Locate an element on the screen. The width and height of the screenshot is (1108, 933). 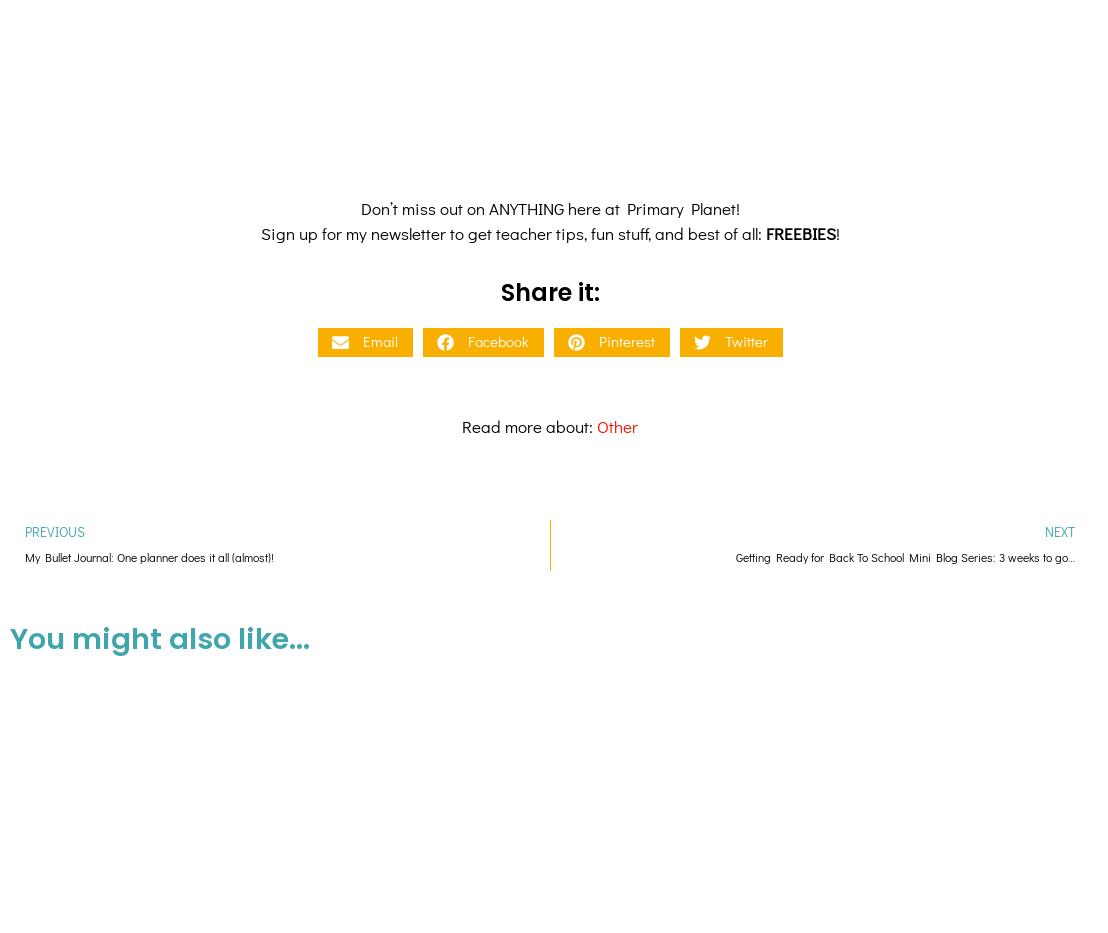
'Pinterest' is located at coordinates (597, 171).